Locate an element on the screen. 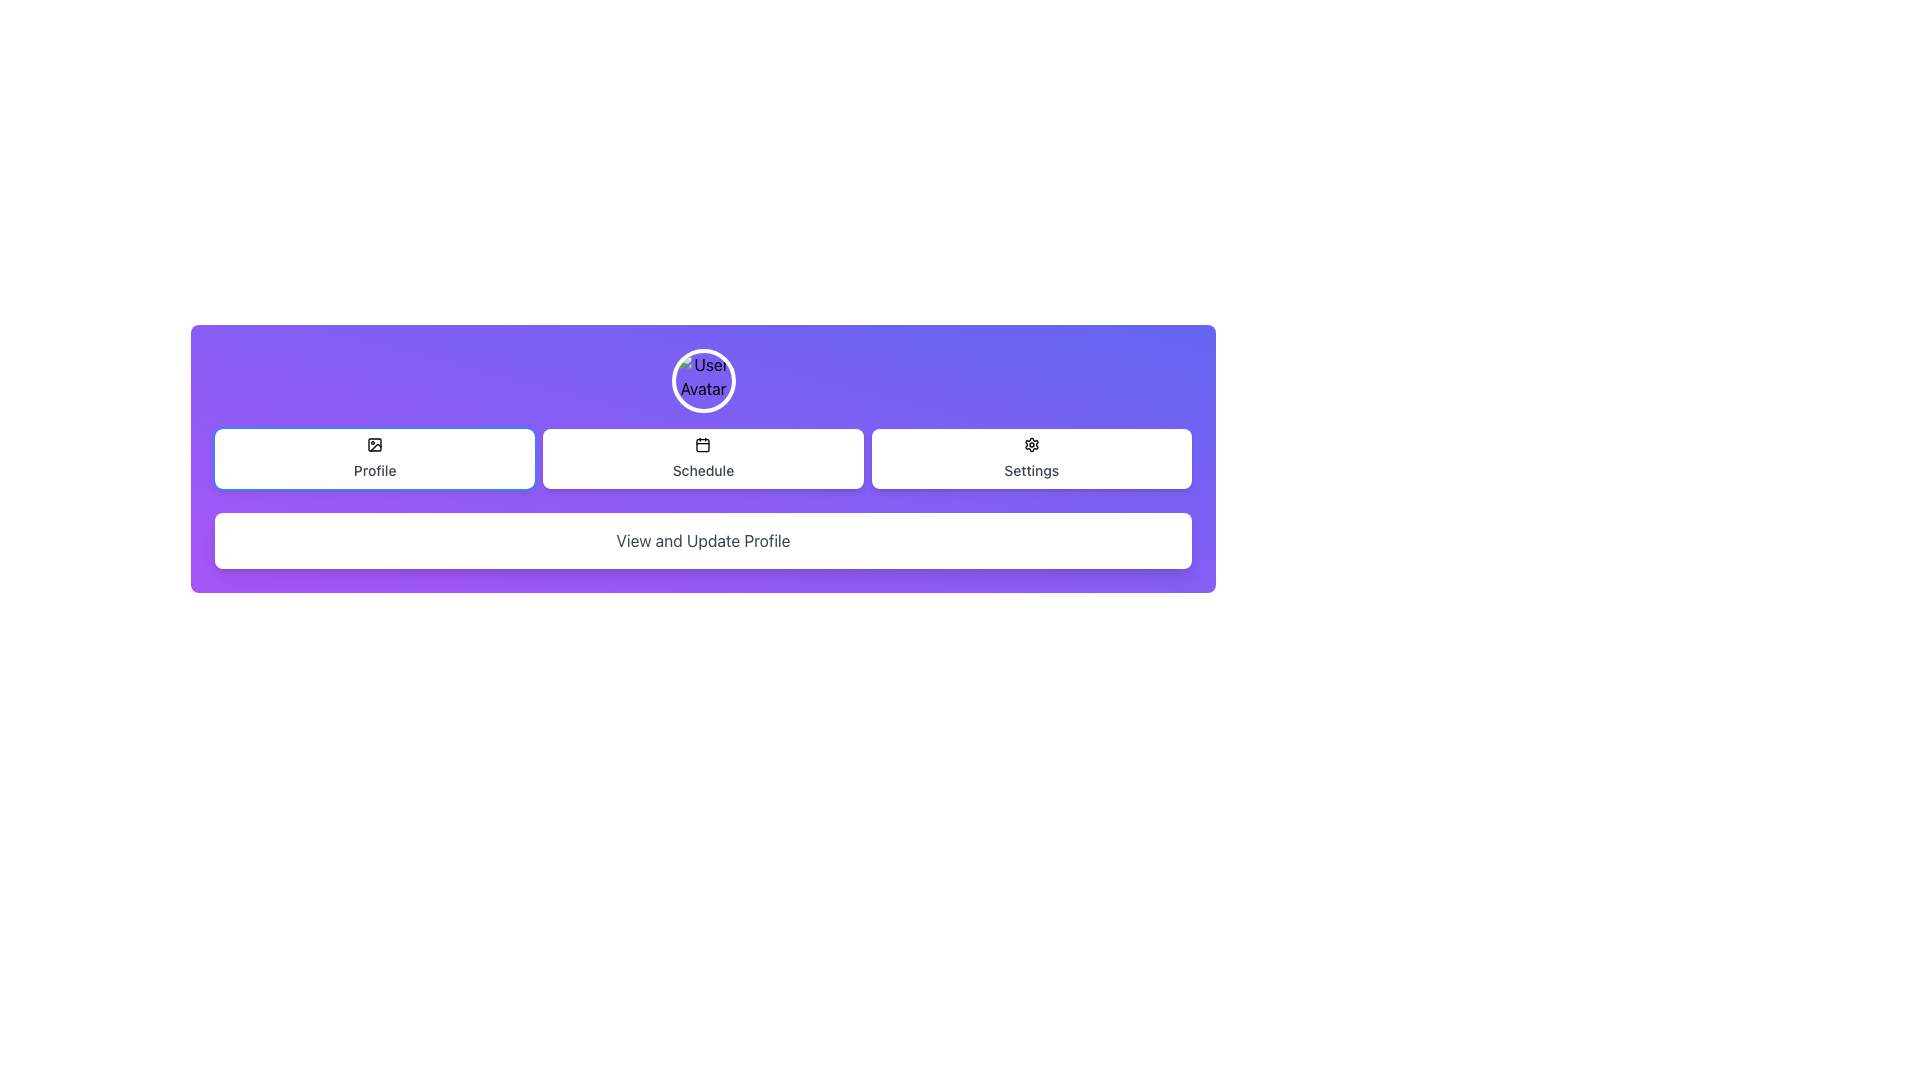 Image resolution: width=1920 pixels, height=1080 pixels. the 'Settings' button, which is a rectangular button with a white background, rounded corners, and a gear icon above the text, located on the rightmost side of a row of buttons is located at coordinates (1031, 459).